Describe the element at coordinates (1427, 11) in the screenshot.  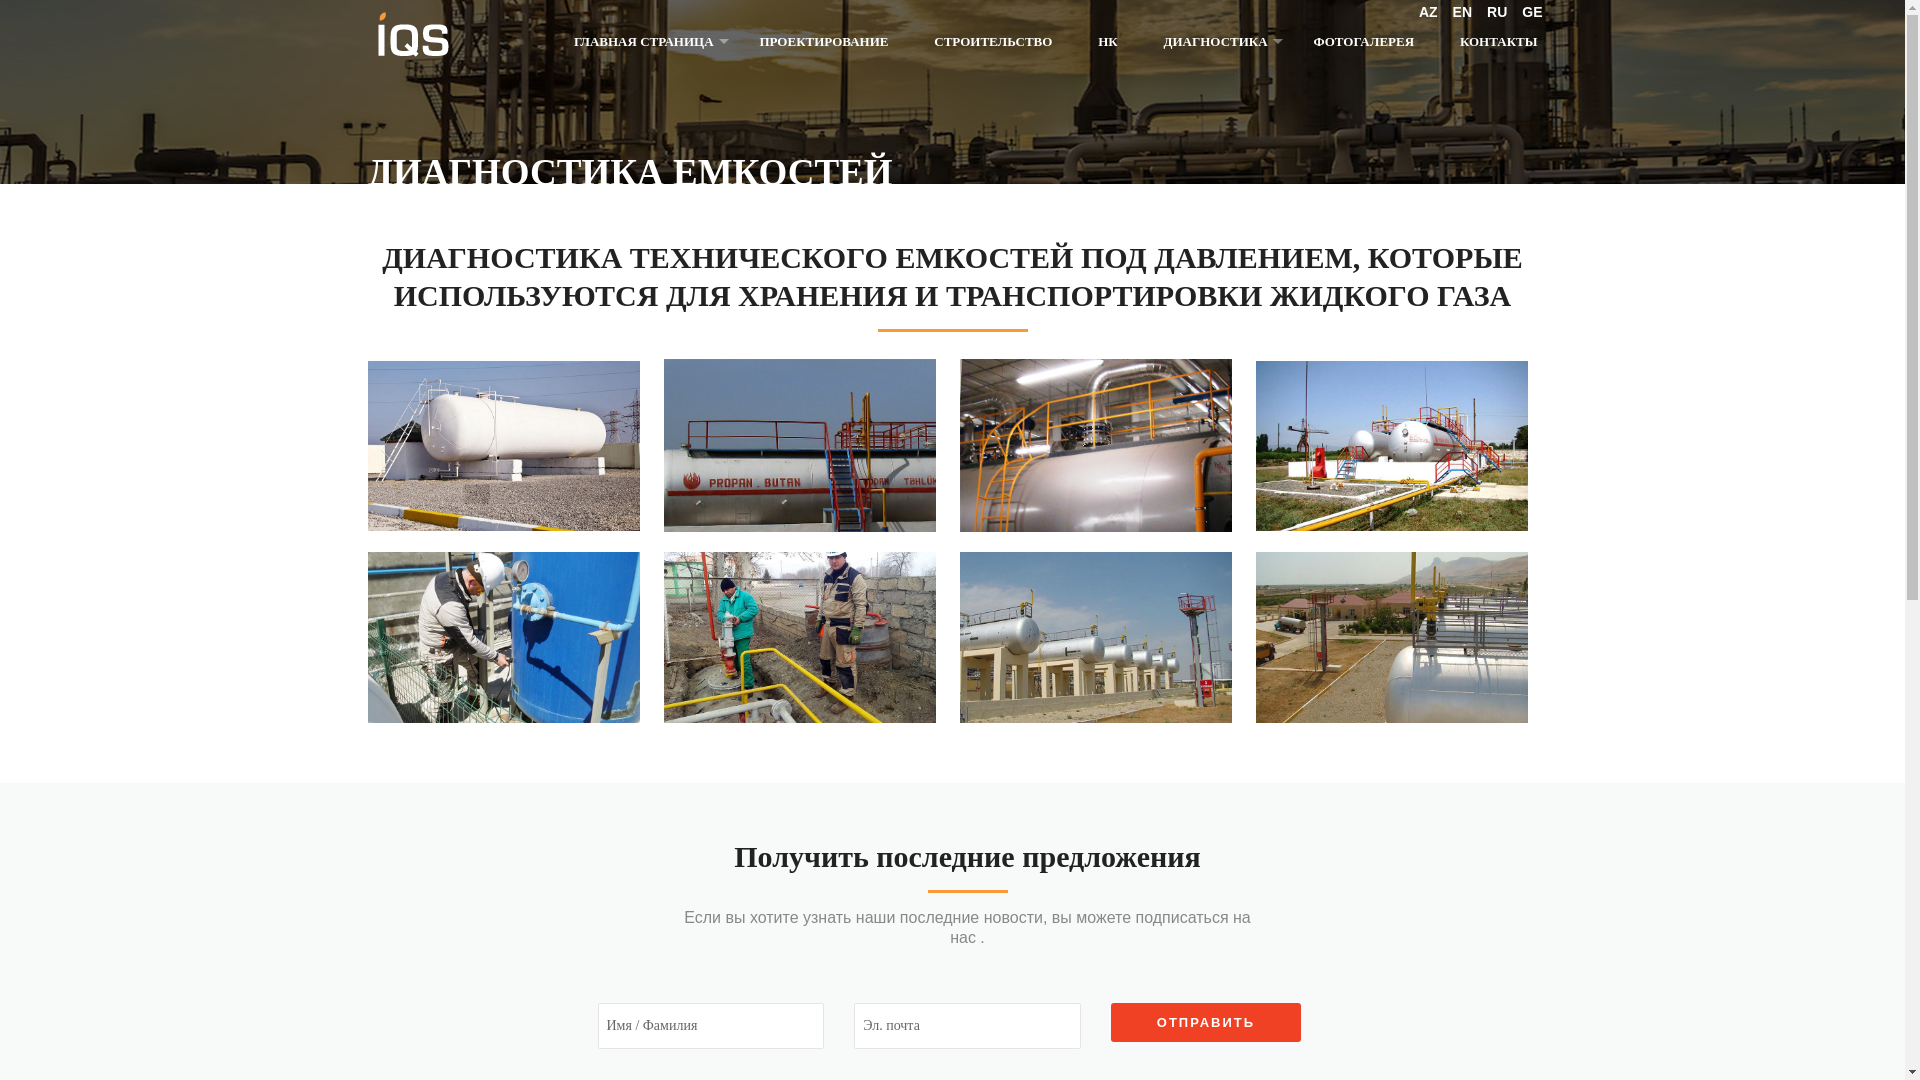
I see `'AZ'` at that location.